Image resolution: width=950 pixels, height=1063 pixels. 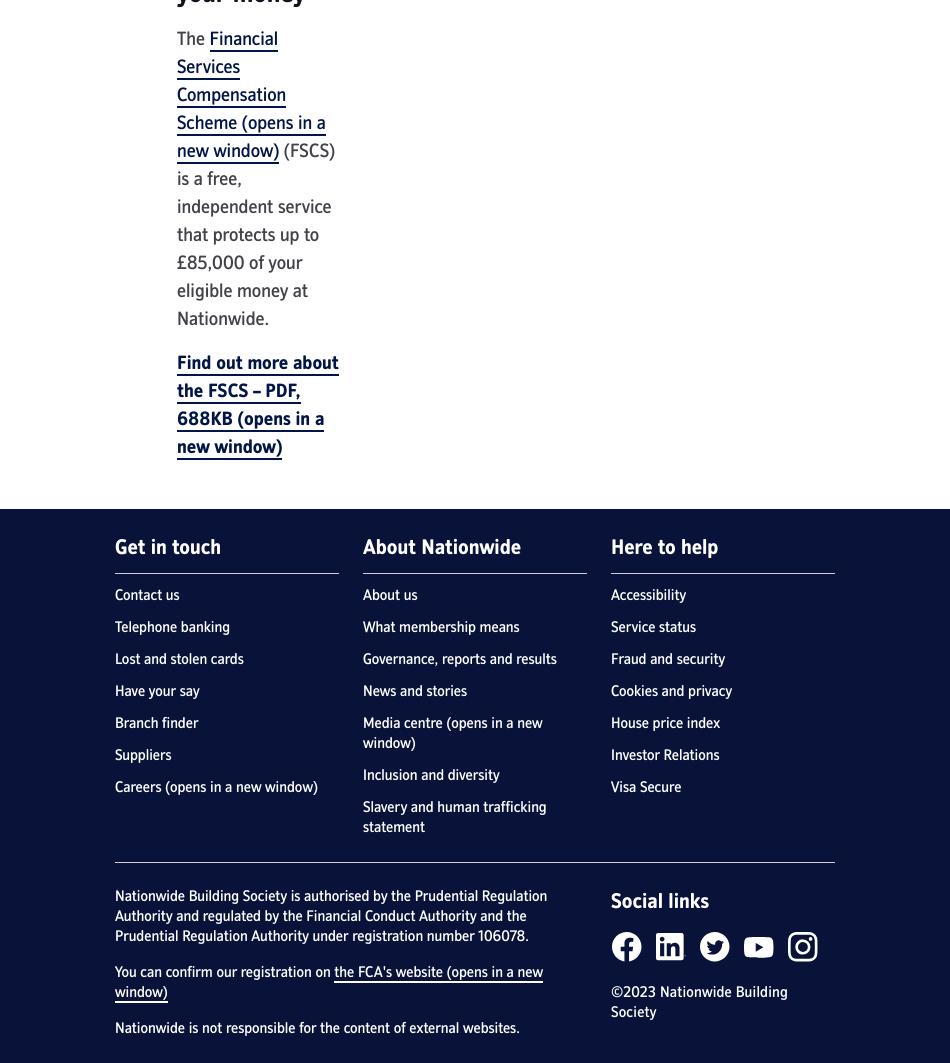 I want to click on 'Cookies and privacy', so click(x=670, y=690).